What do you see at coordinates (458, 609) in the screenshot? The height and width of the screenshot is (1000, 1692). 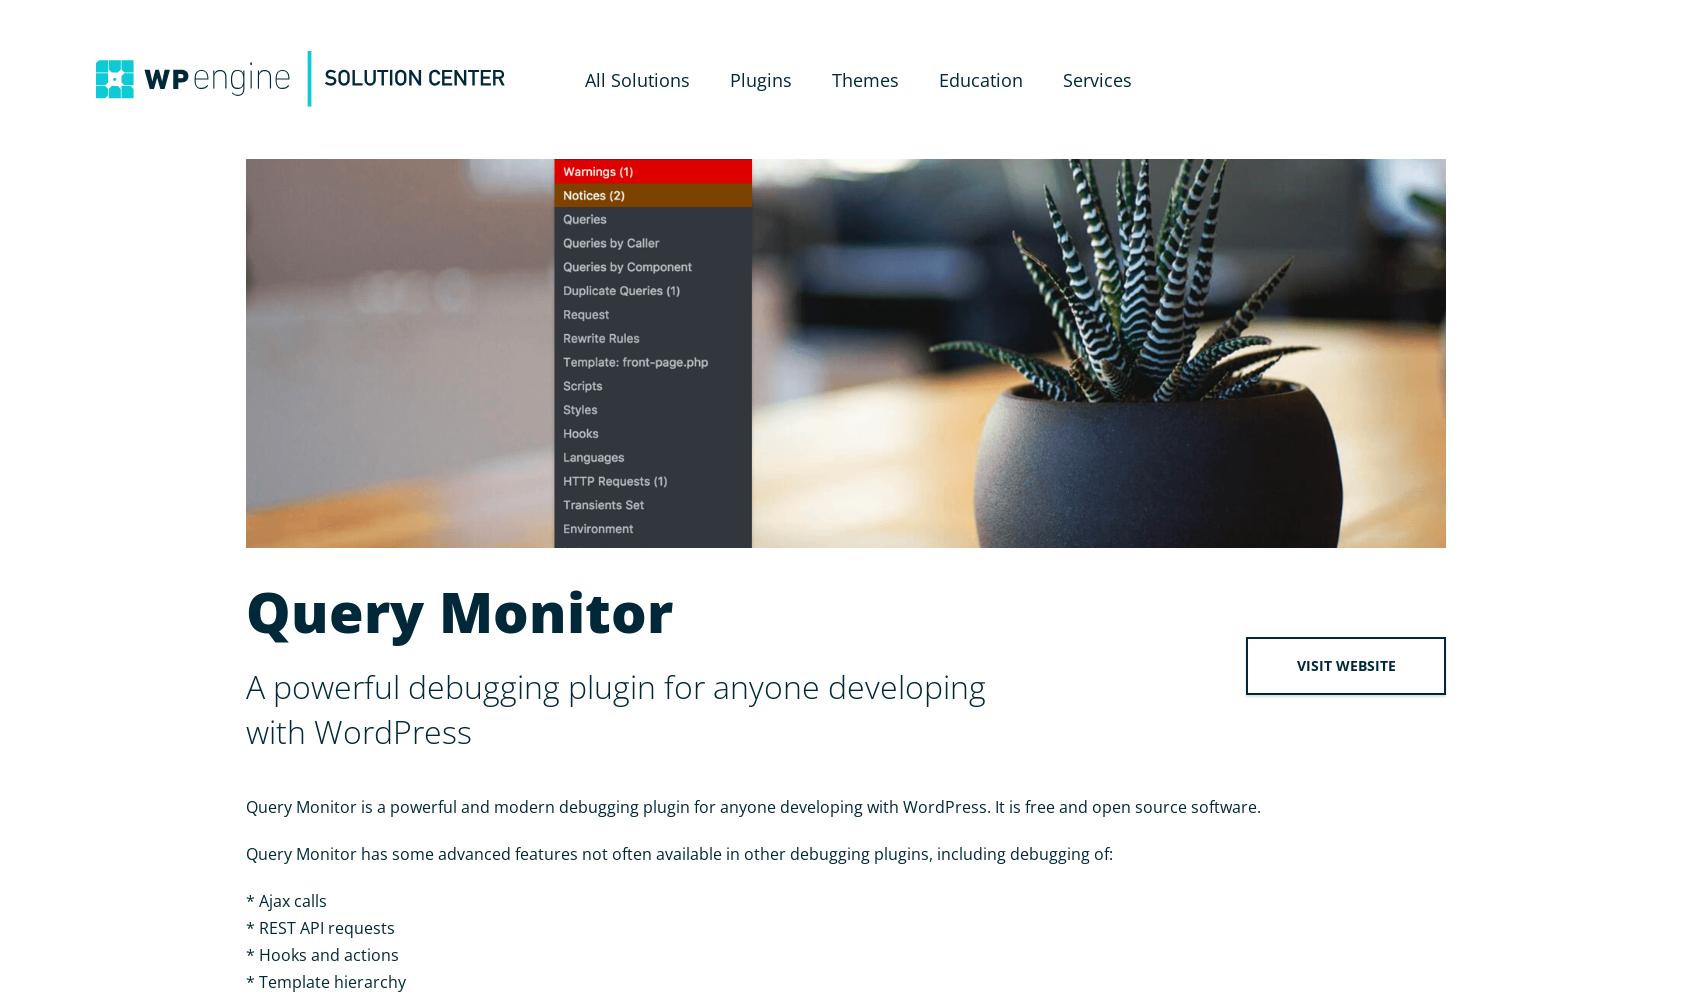 I see `'Query Monitor'` at bounding box center [458, 609].